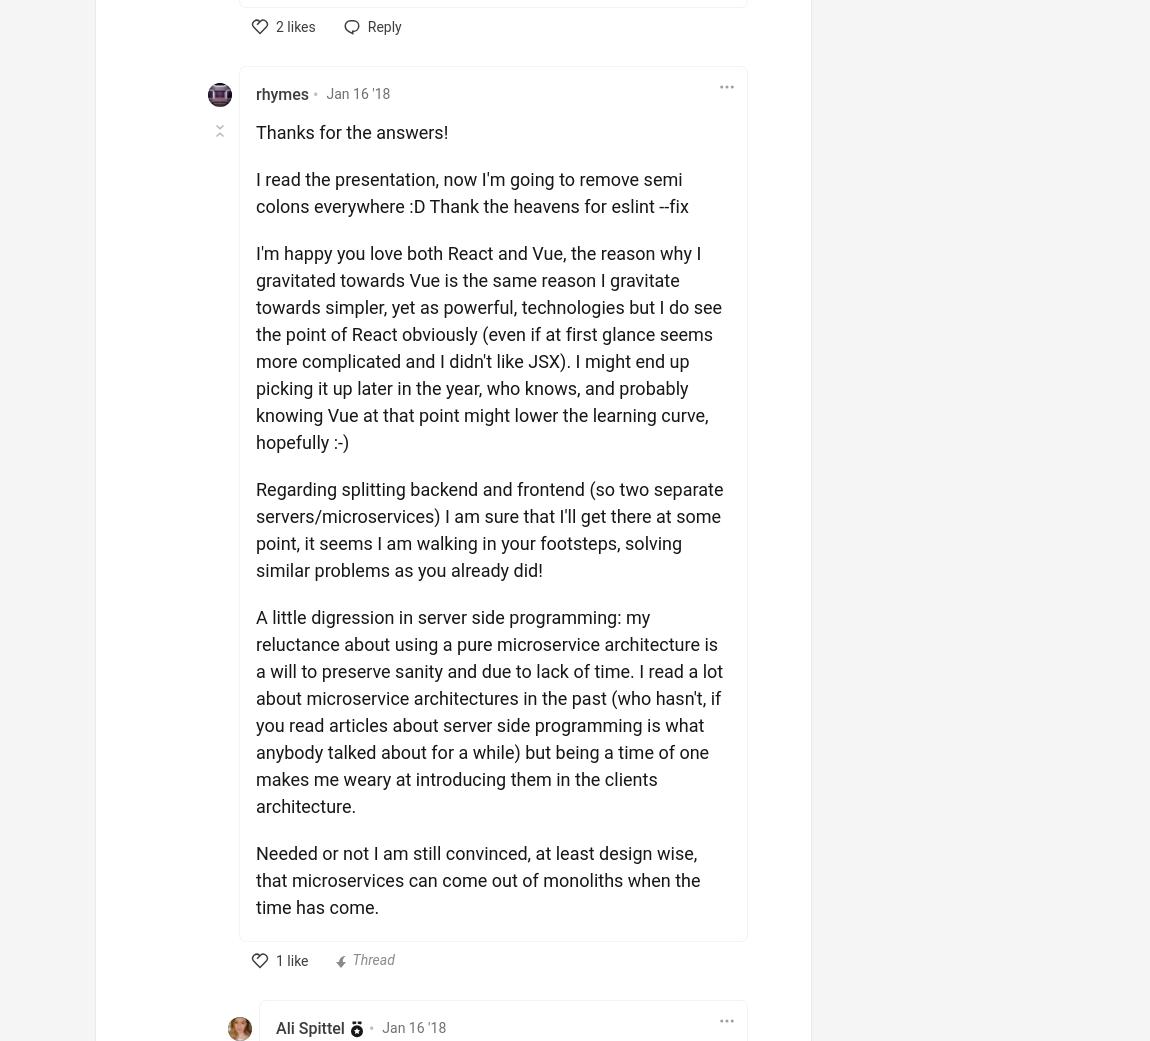 The image size is (1150, 1041). Describe the element at coordinates (254, 710) in the screenshot. I see `'A little digression in server side programming: my reluctance about using a pure microservice architecture is a will to preserve sanity and due to lack of time. I read a lot about microservice architectures in the past (who hasn't, if you read articles about server side programming is what anybody talked about for a while) but being a time of one makes me weary at introducing them in the clients architecture.'` at that location.